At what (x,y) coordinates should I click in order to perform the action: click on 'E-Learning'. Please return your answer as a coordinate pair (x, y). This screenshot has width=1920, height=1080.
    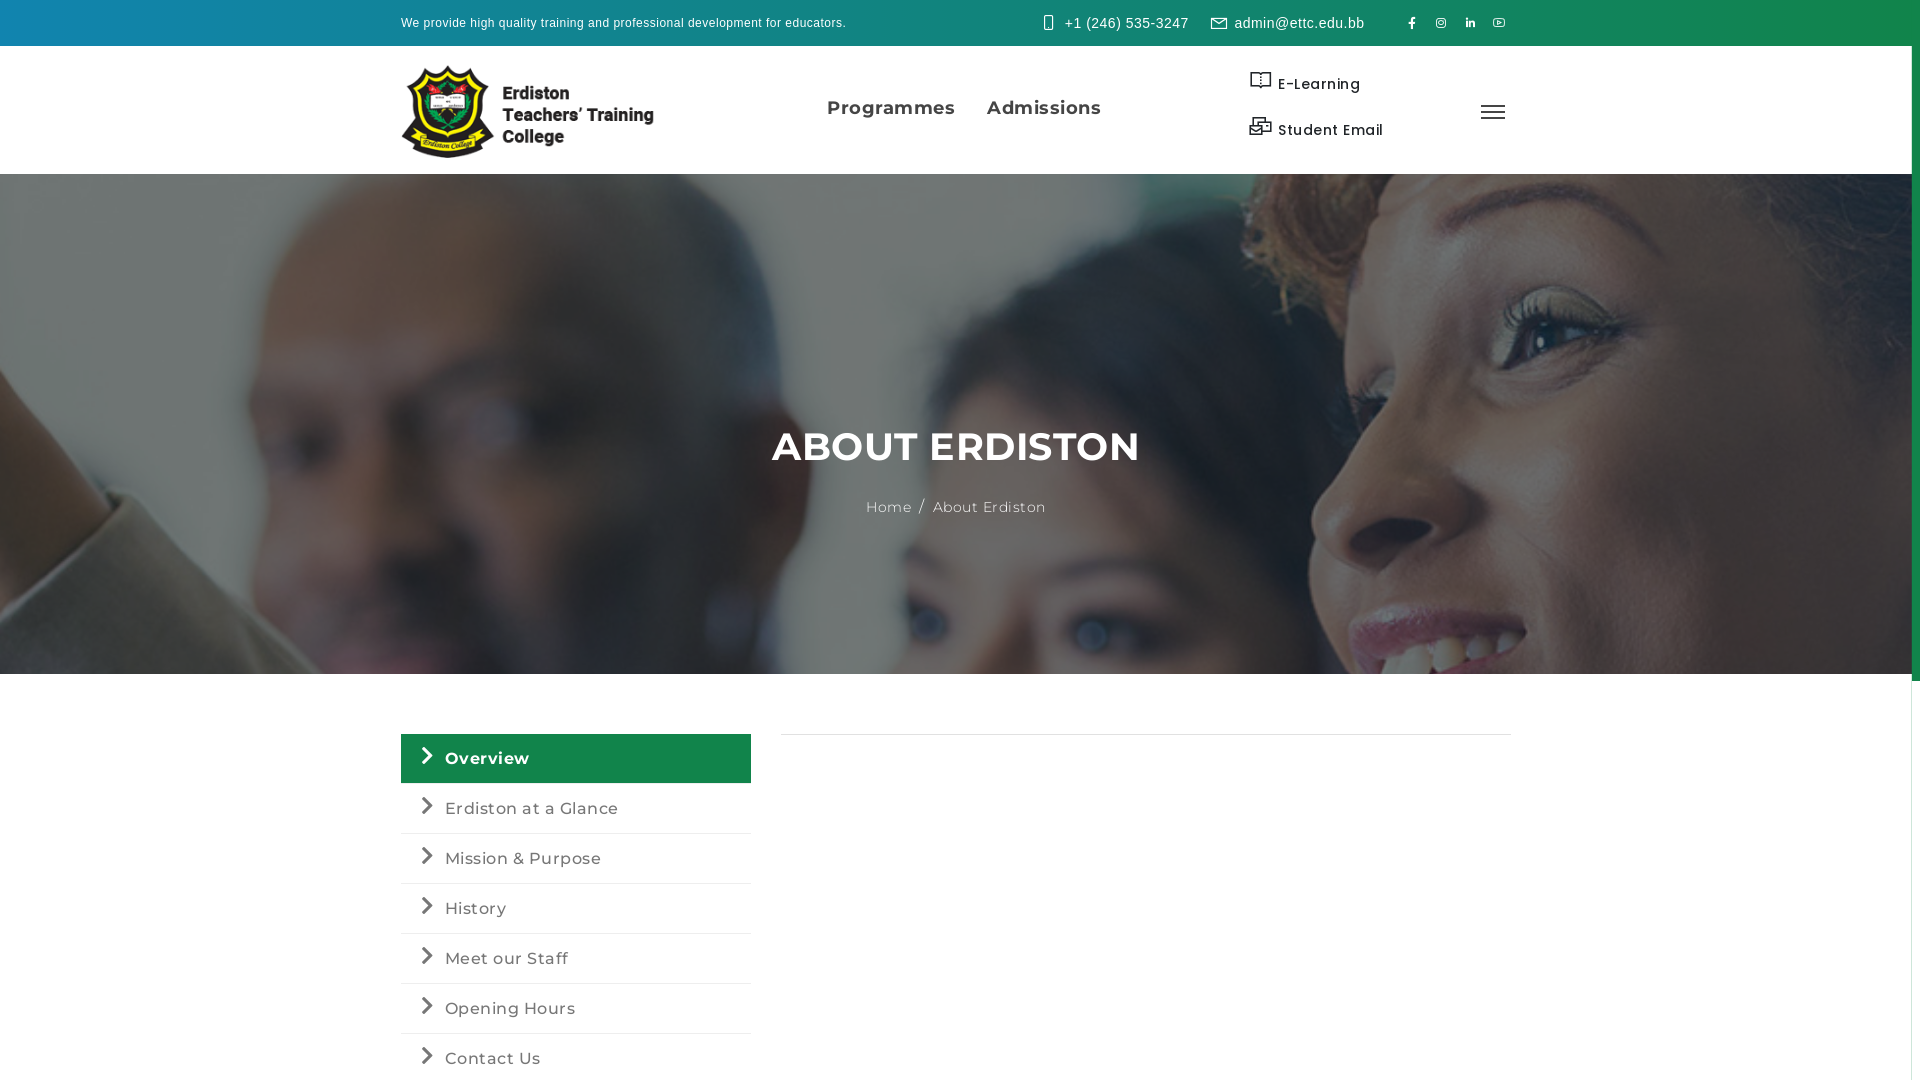
    Looking at the image, I should click on (1304, 80).